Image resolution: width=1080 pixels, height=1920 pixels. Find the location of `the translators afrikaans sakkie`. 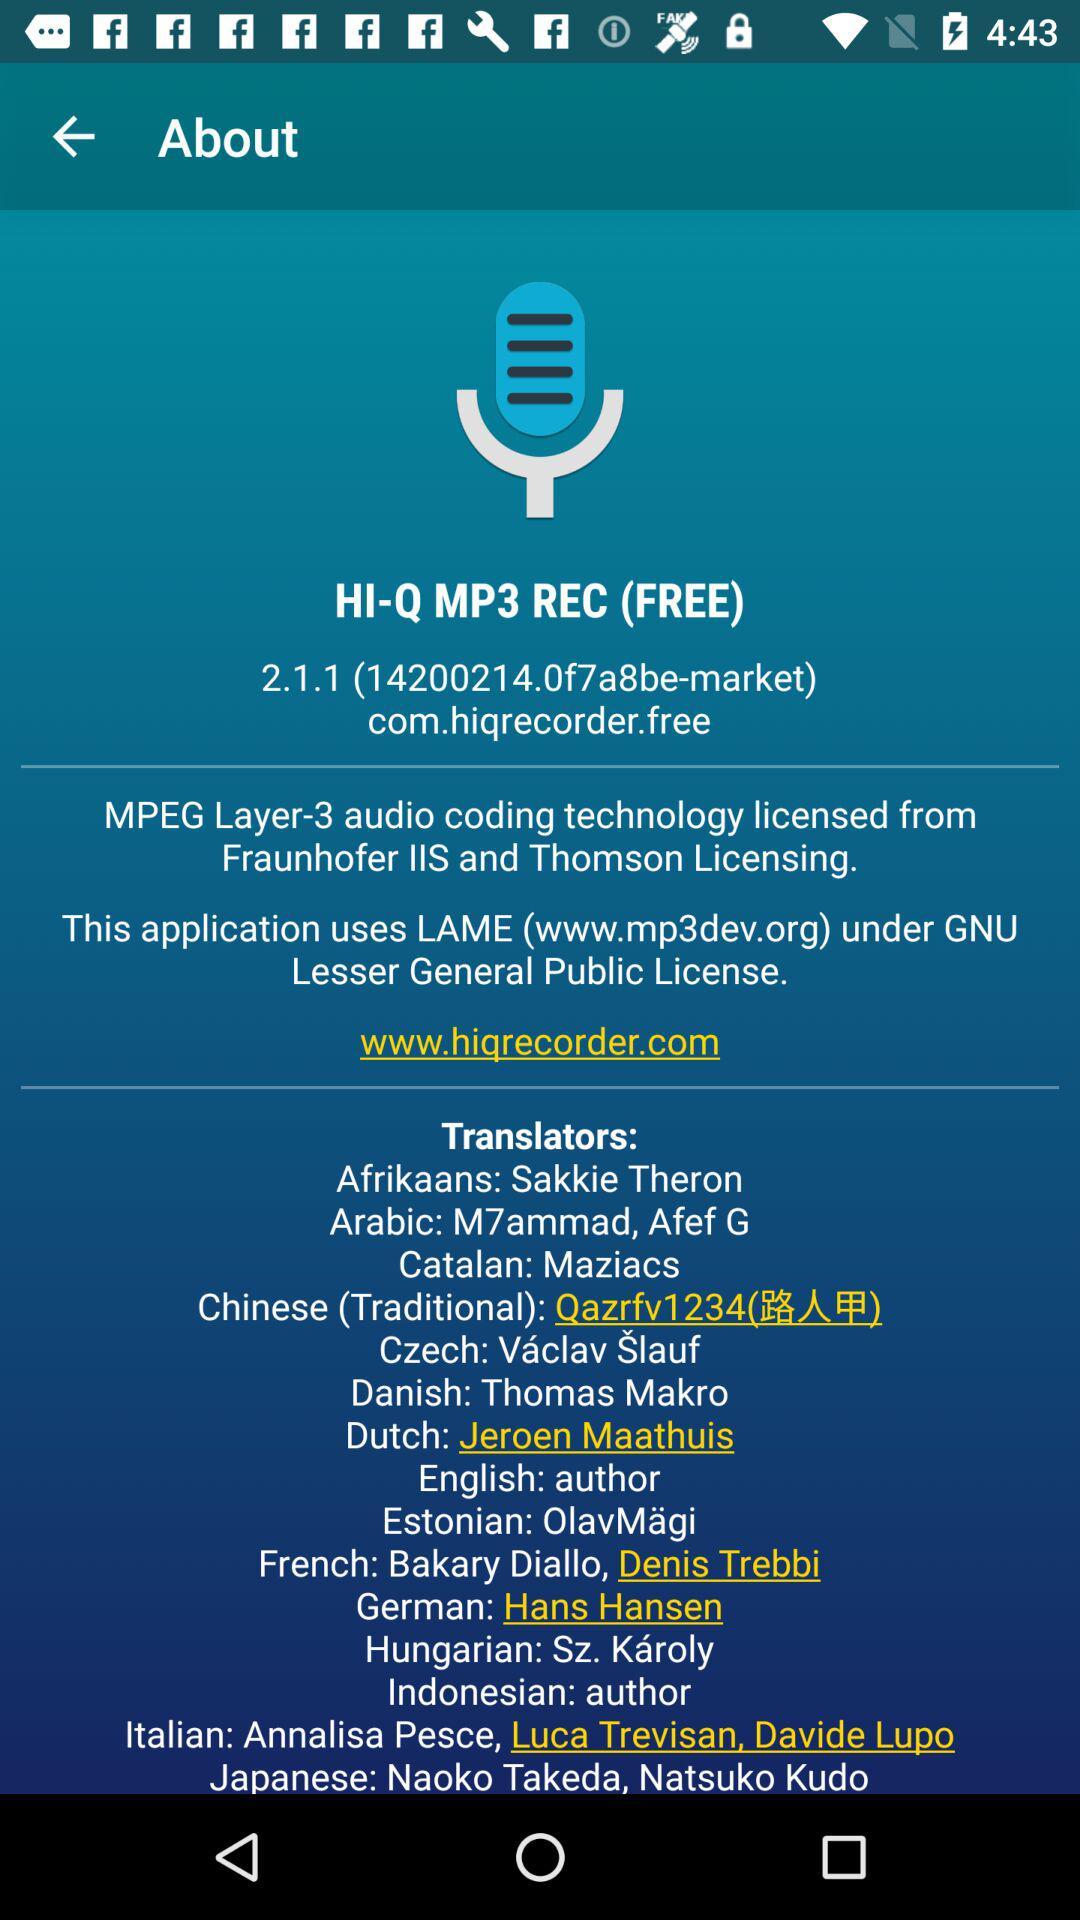

the translators afrikaans sakkie is located at coordinates (538, 1451).